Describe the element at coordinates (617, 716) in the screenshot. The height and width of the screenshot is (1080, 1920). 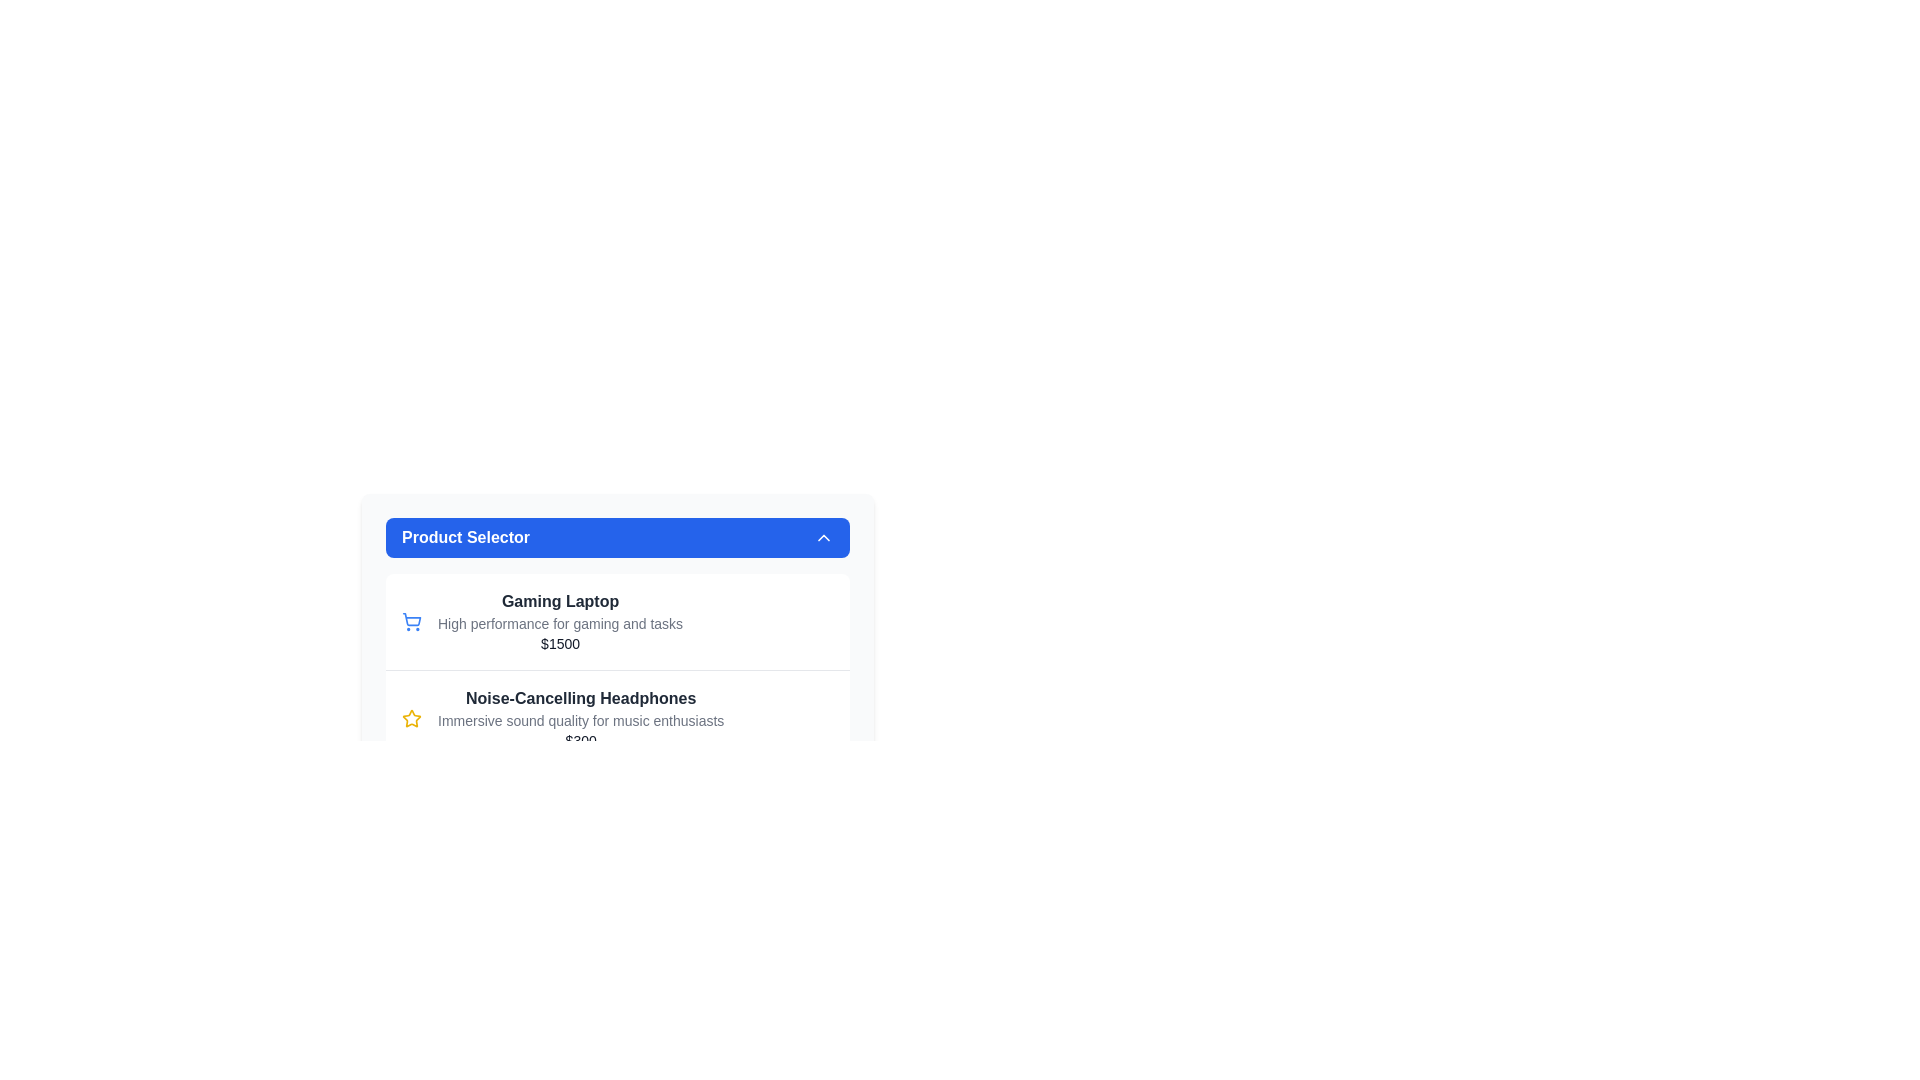
I see `the selectable list item for 'Noise-Cancelling Headphones'` at that location.